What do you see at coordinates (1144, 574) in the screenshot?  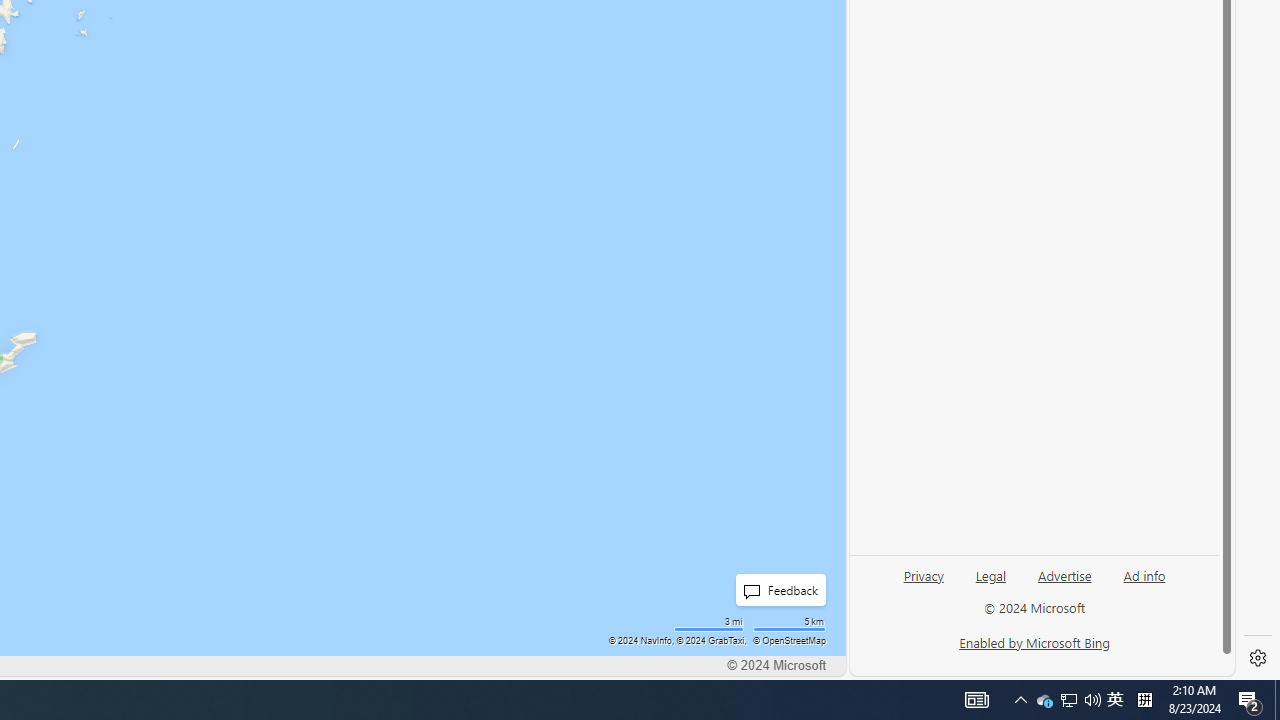 I see `'Ad info'` at bounding box center [1144, 574].